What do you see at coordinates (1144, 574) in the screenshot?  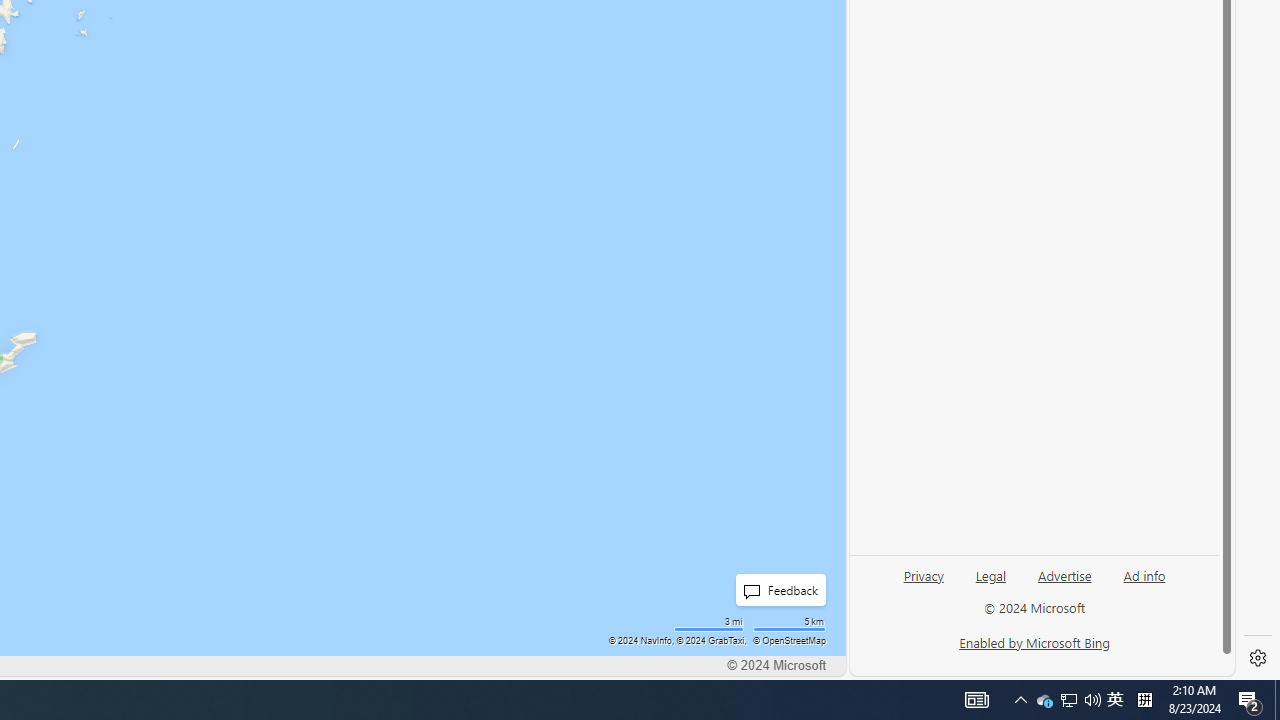 I see `'Ad info'` at bounding box center [1144, 574].